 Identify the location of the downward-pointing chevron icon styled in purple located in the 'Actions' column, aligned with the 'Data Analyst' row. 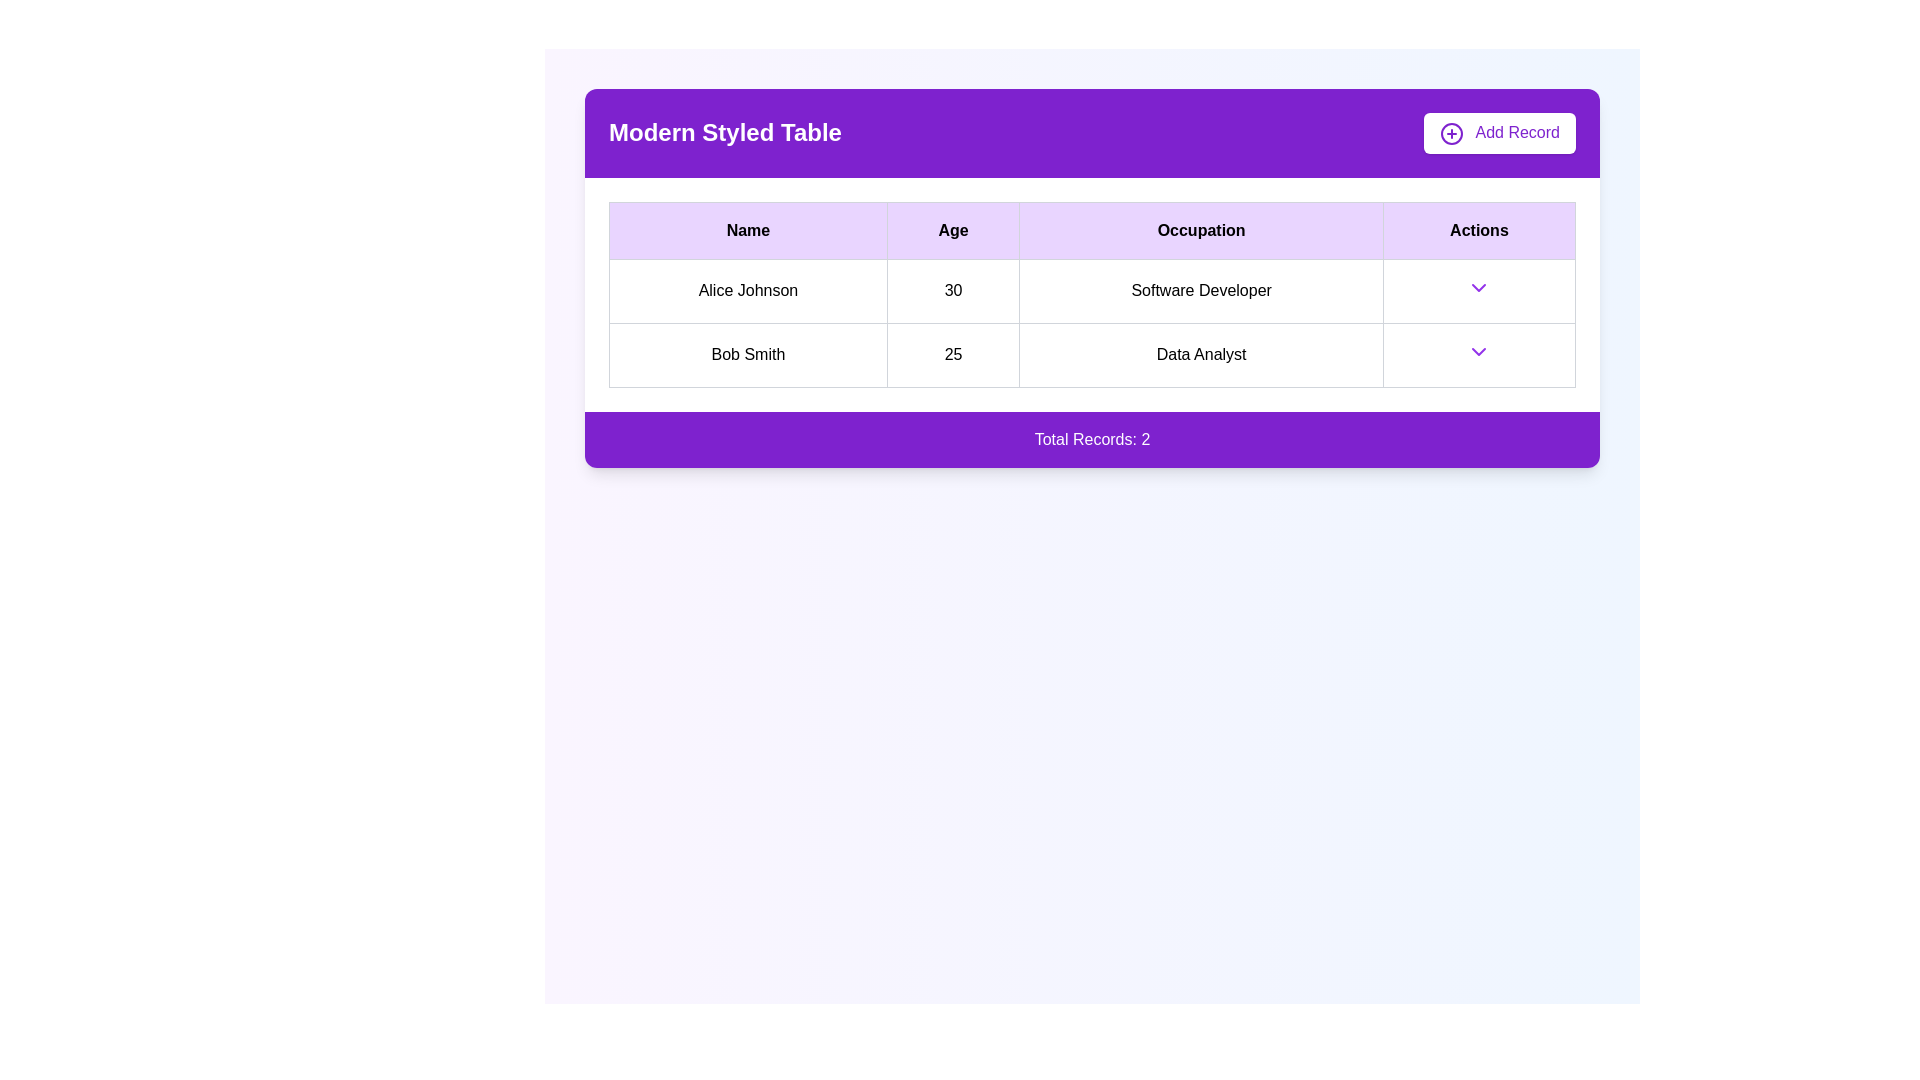
(1479, 350).